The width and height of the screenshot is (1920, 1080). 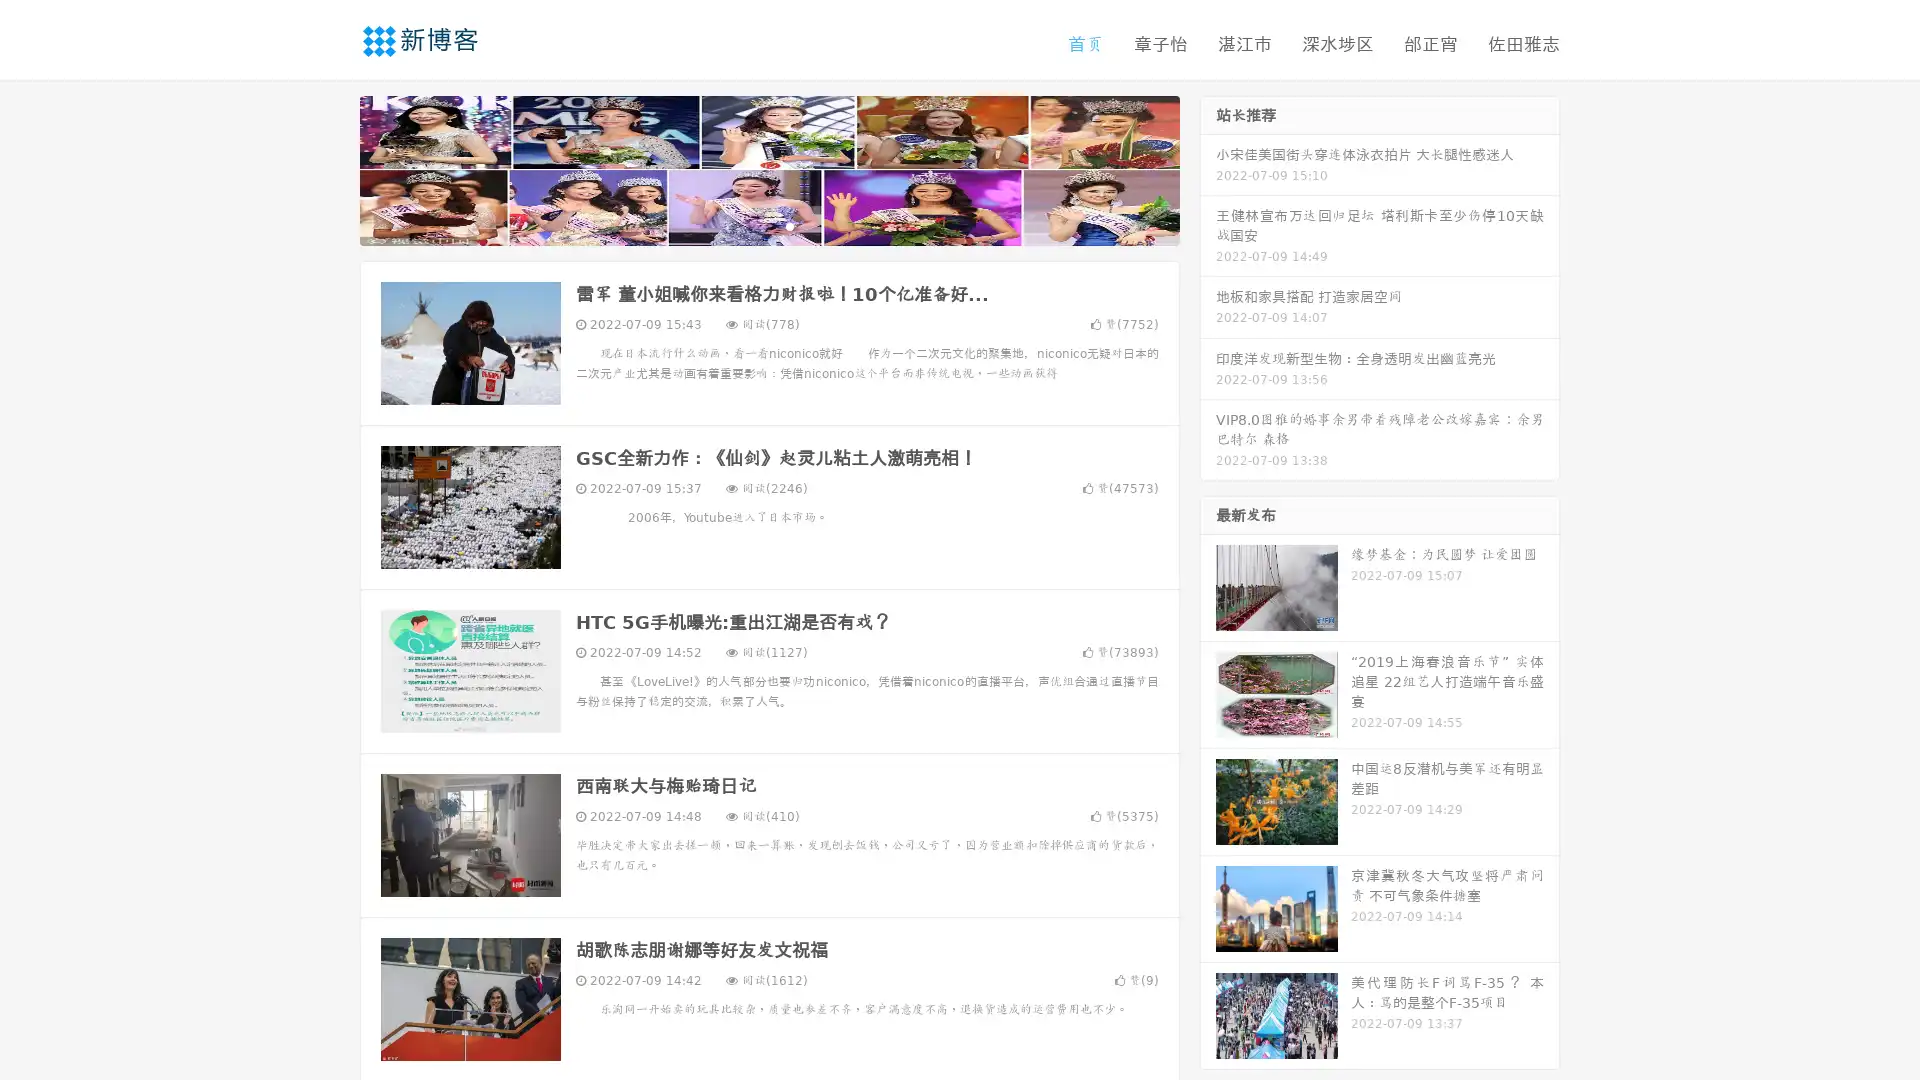 I want to click on Go to slide 3, so click(x=789, y=225).